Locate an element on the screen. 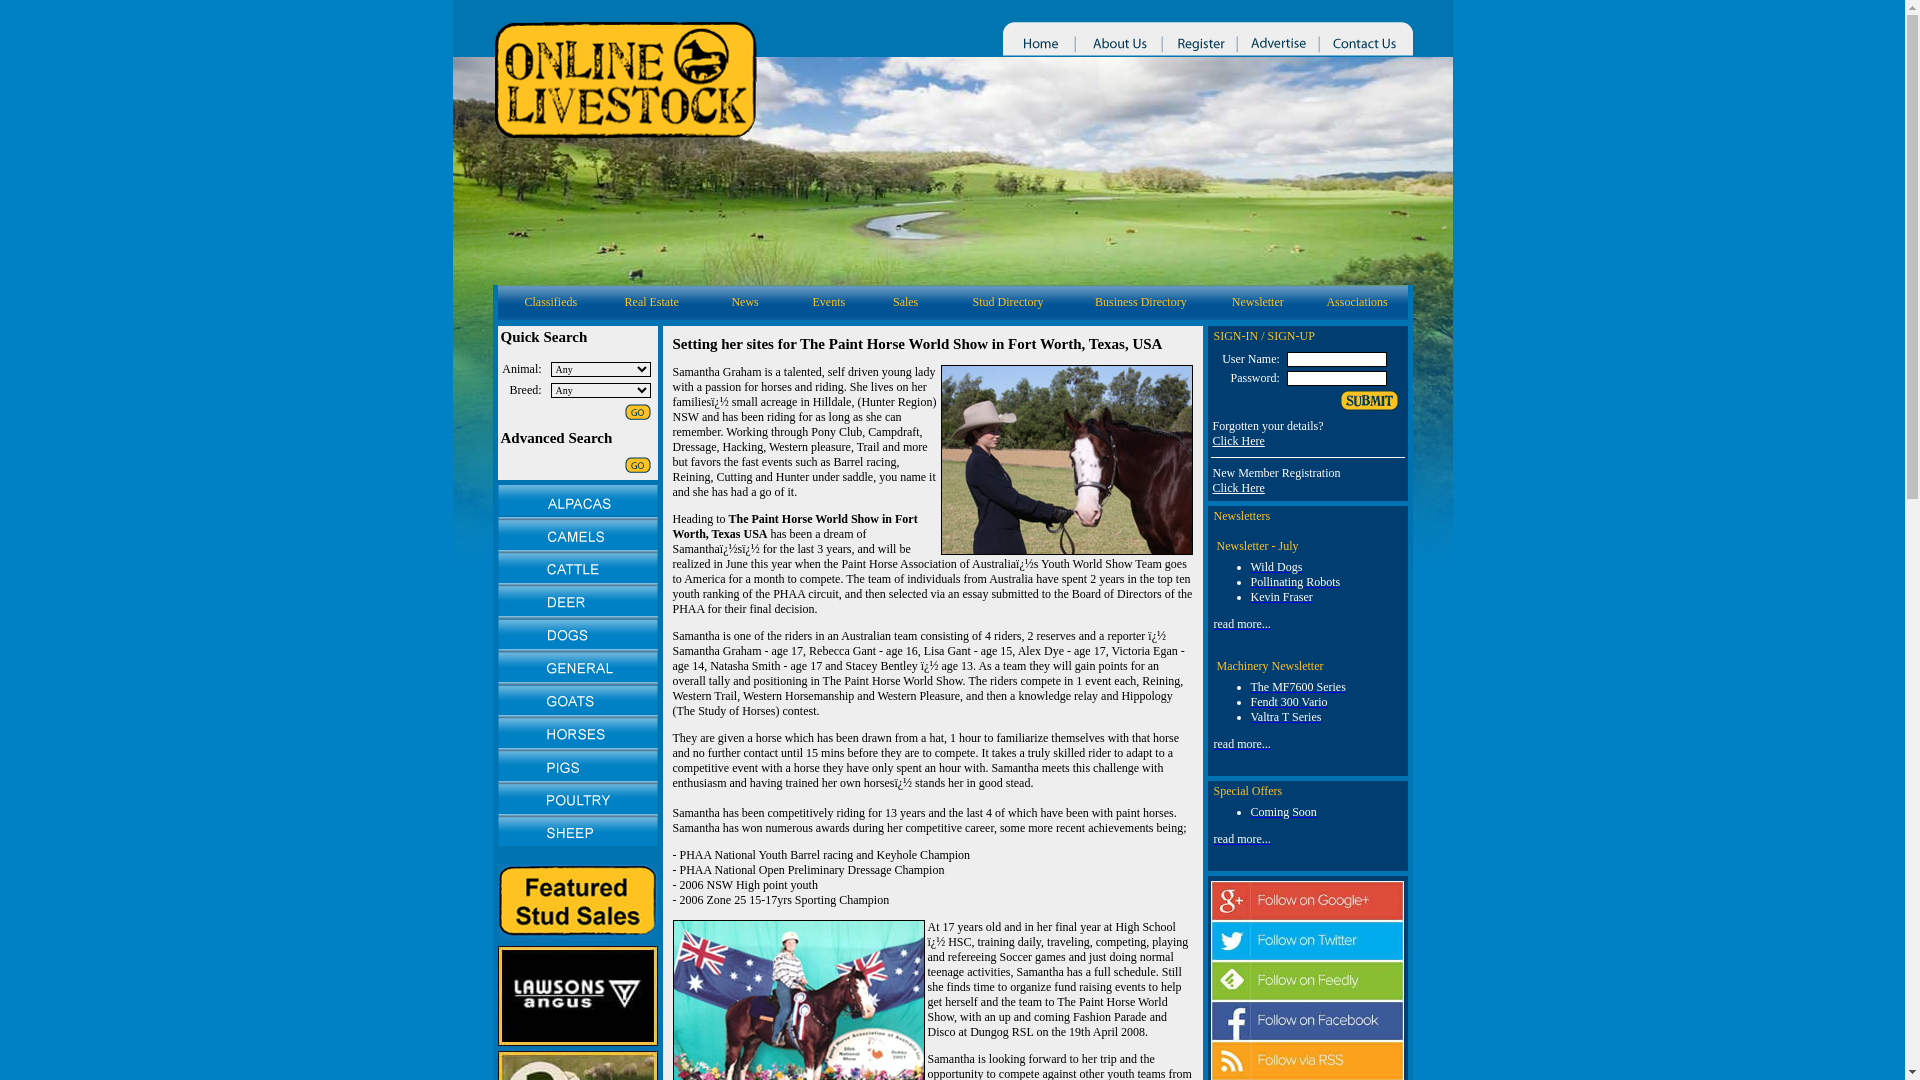  'Coming Soon' is located at coordinates (1282, 812).